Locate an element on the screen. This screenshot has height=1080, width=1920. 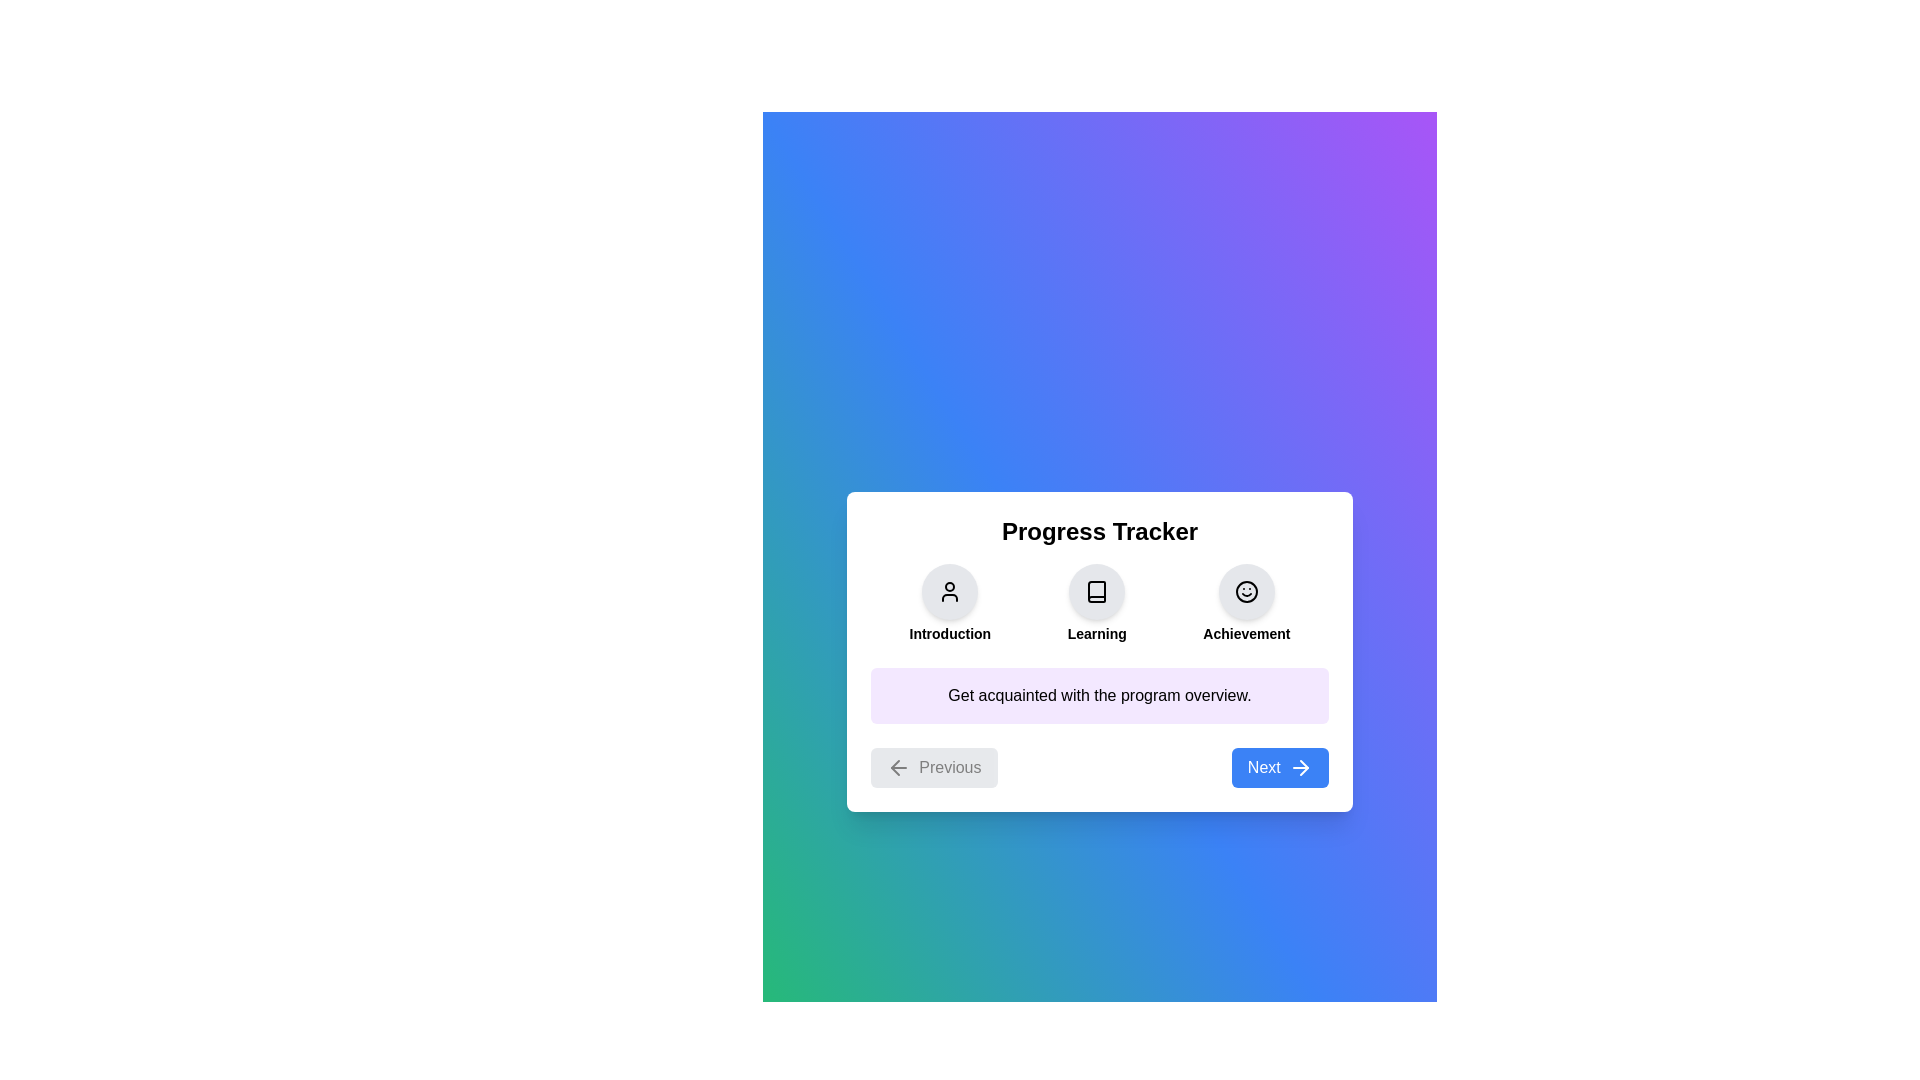
the 'Next' button to navigate to the next section is located at coordinates (1280, 766).